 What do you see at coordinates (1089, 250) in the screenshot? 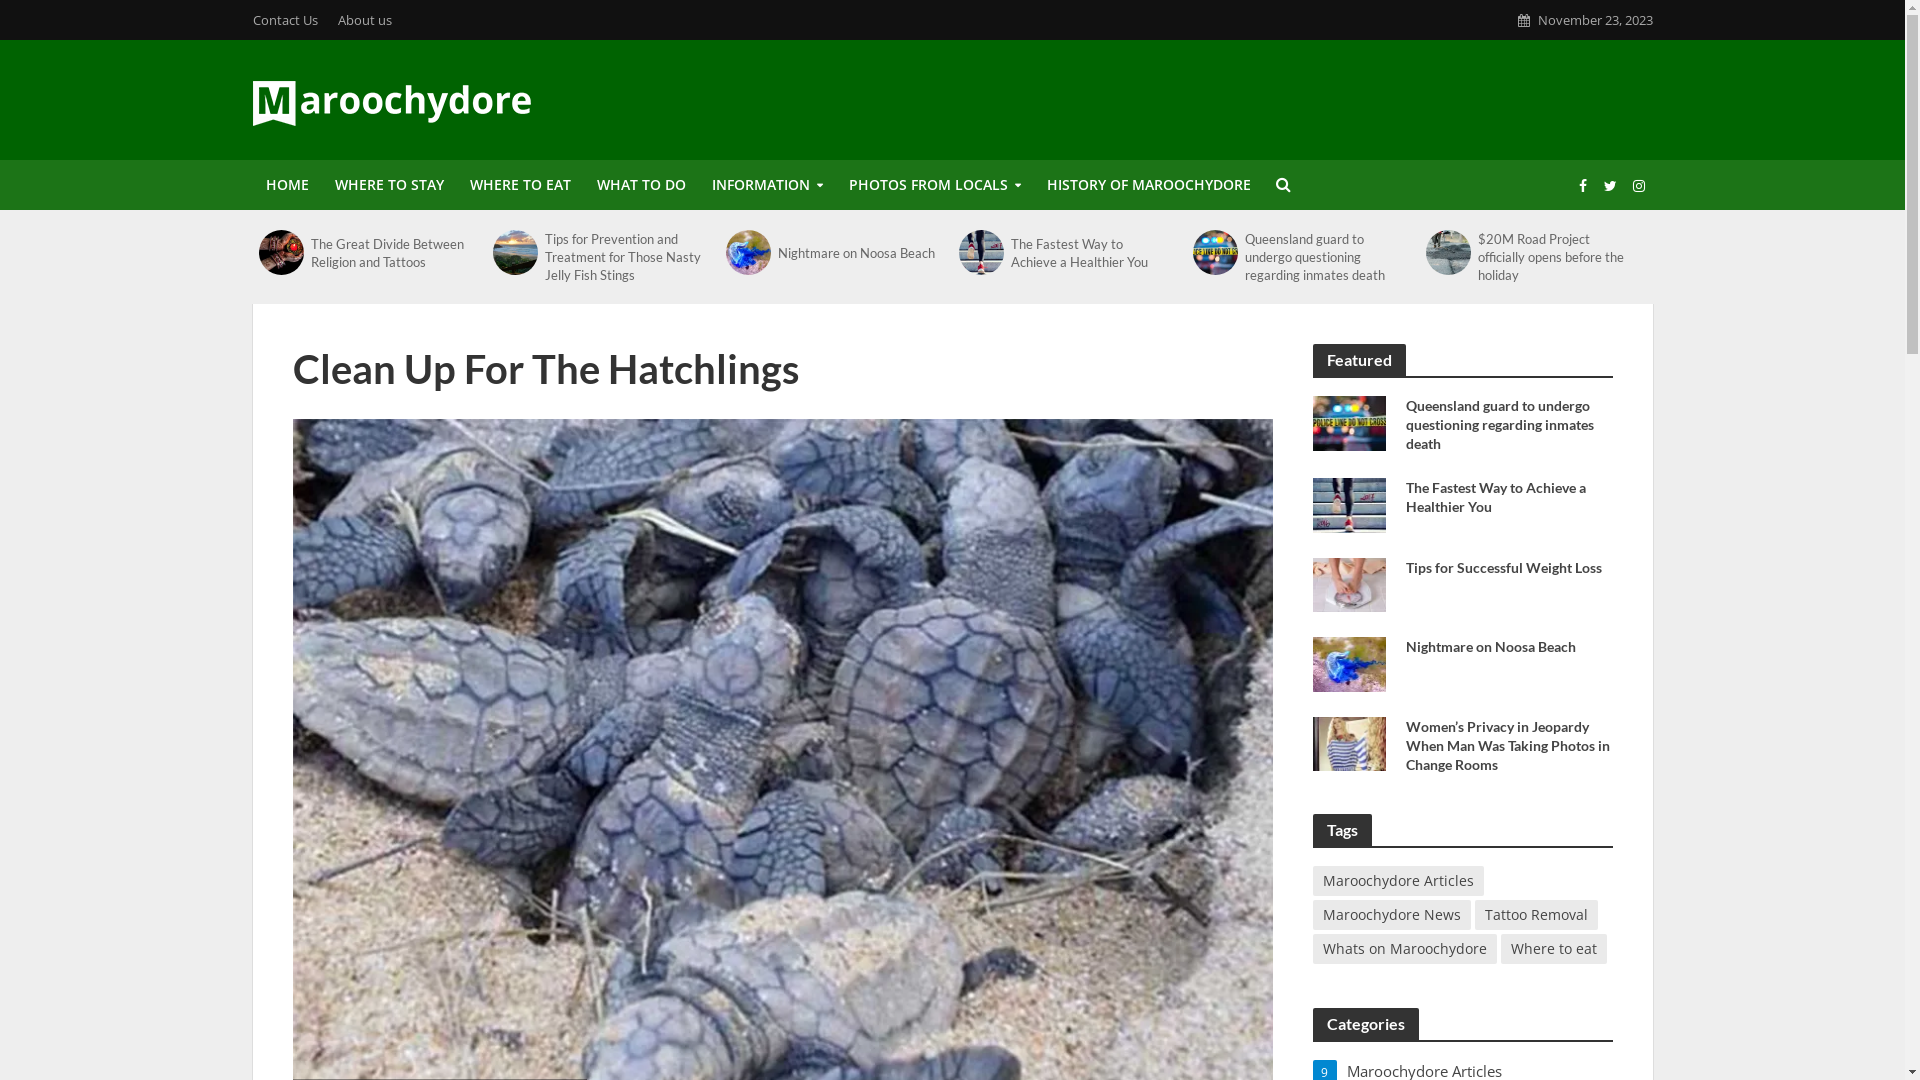
I see `'The Fastest Way to Achieve a Healthier You'` at bounding box center [1089, 250].